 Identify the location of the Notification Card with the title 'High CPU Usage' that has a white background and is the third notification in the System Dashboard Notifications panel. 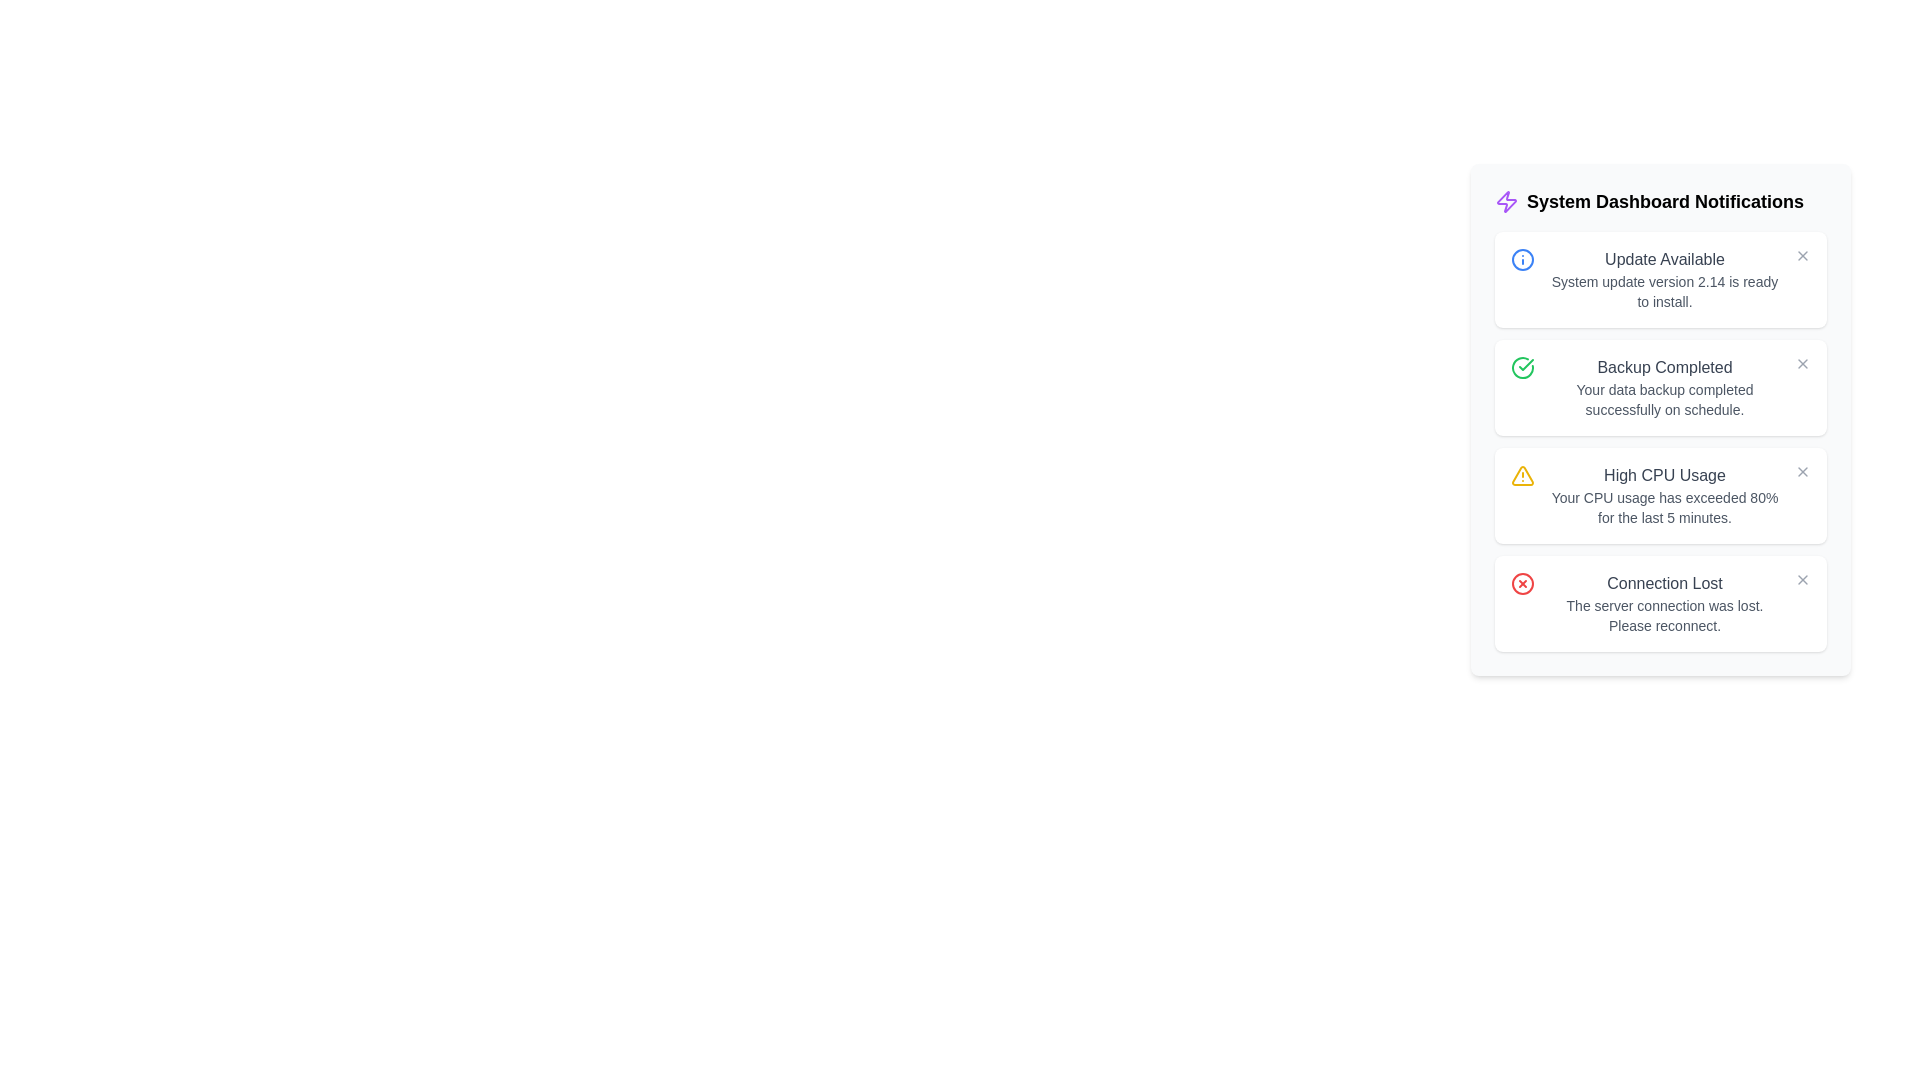
(1660, 495).